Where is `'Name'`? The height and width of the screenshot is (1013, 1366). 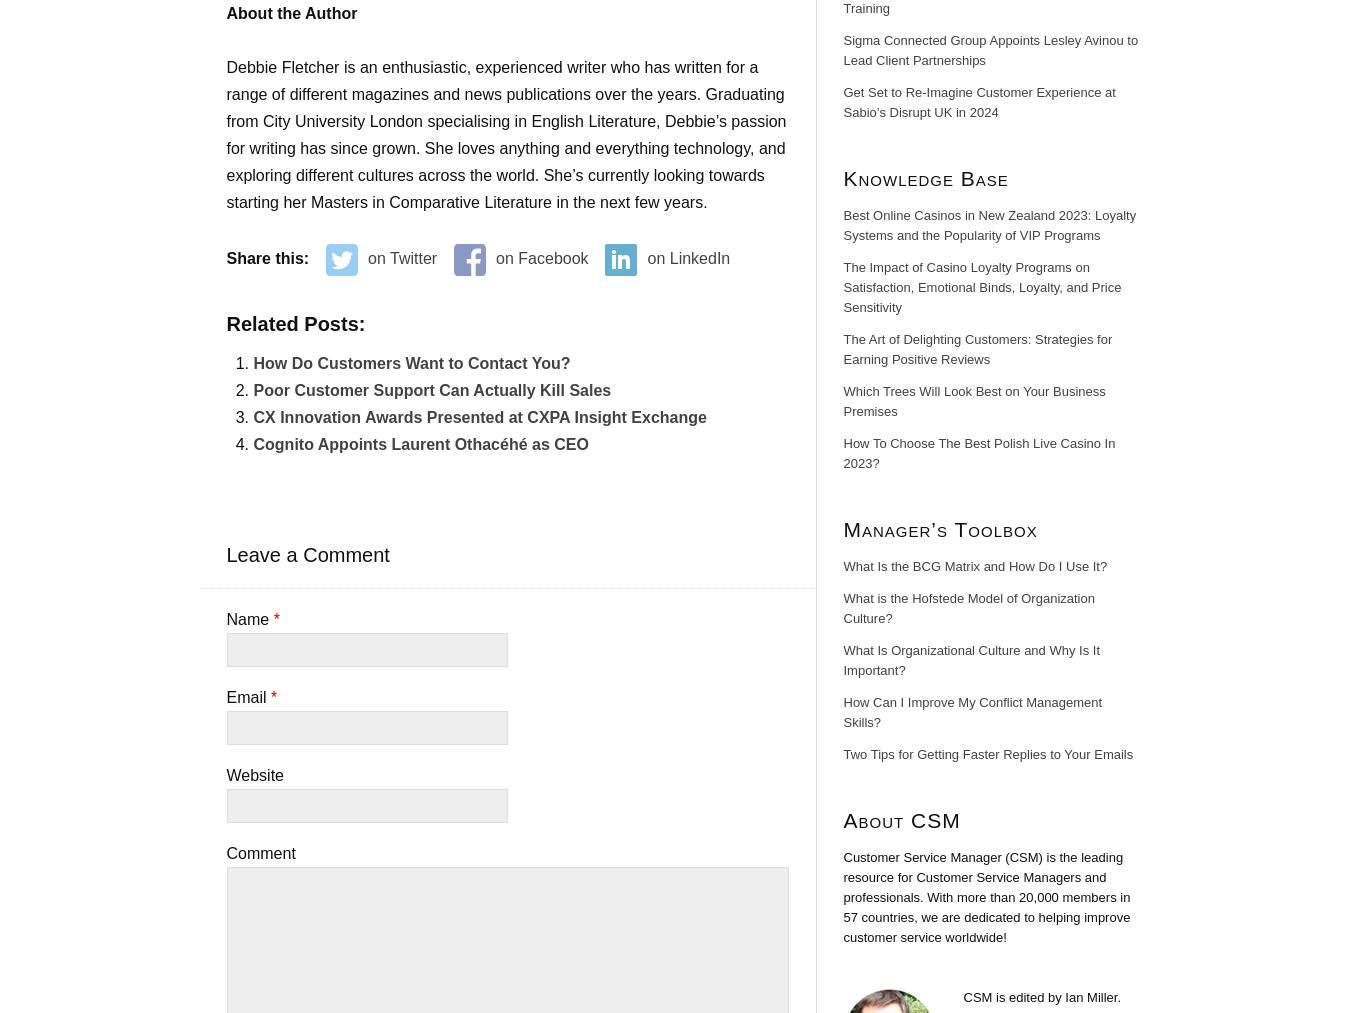 'Name' is located at coordinates (224, 618).